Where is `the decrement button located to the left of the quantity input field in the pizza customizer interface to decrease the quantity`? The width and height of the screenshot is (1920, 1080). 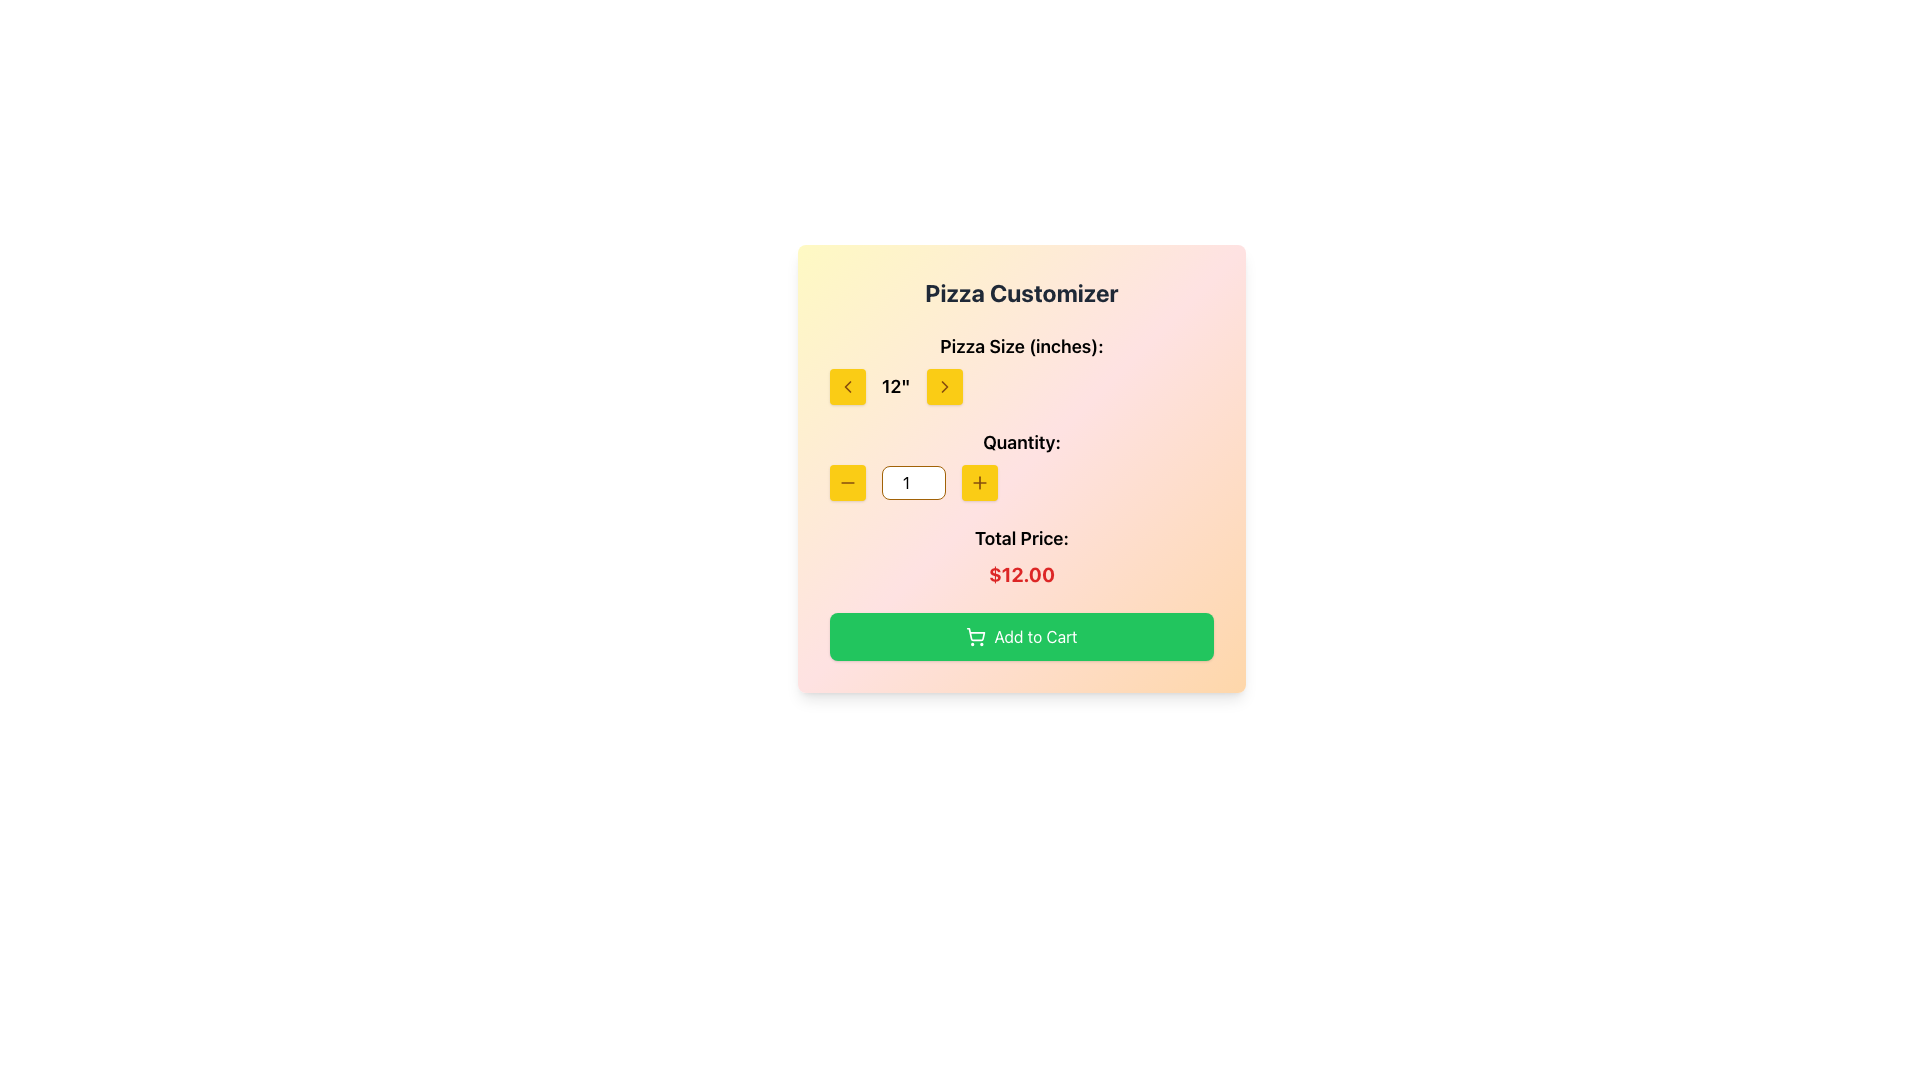 the decrement button located to the left of the quantity input field in the pizza customizer interface to decrease the quantity is located at coordinates (848, 482).